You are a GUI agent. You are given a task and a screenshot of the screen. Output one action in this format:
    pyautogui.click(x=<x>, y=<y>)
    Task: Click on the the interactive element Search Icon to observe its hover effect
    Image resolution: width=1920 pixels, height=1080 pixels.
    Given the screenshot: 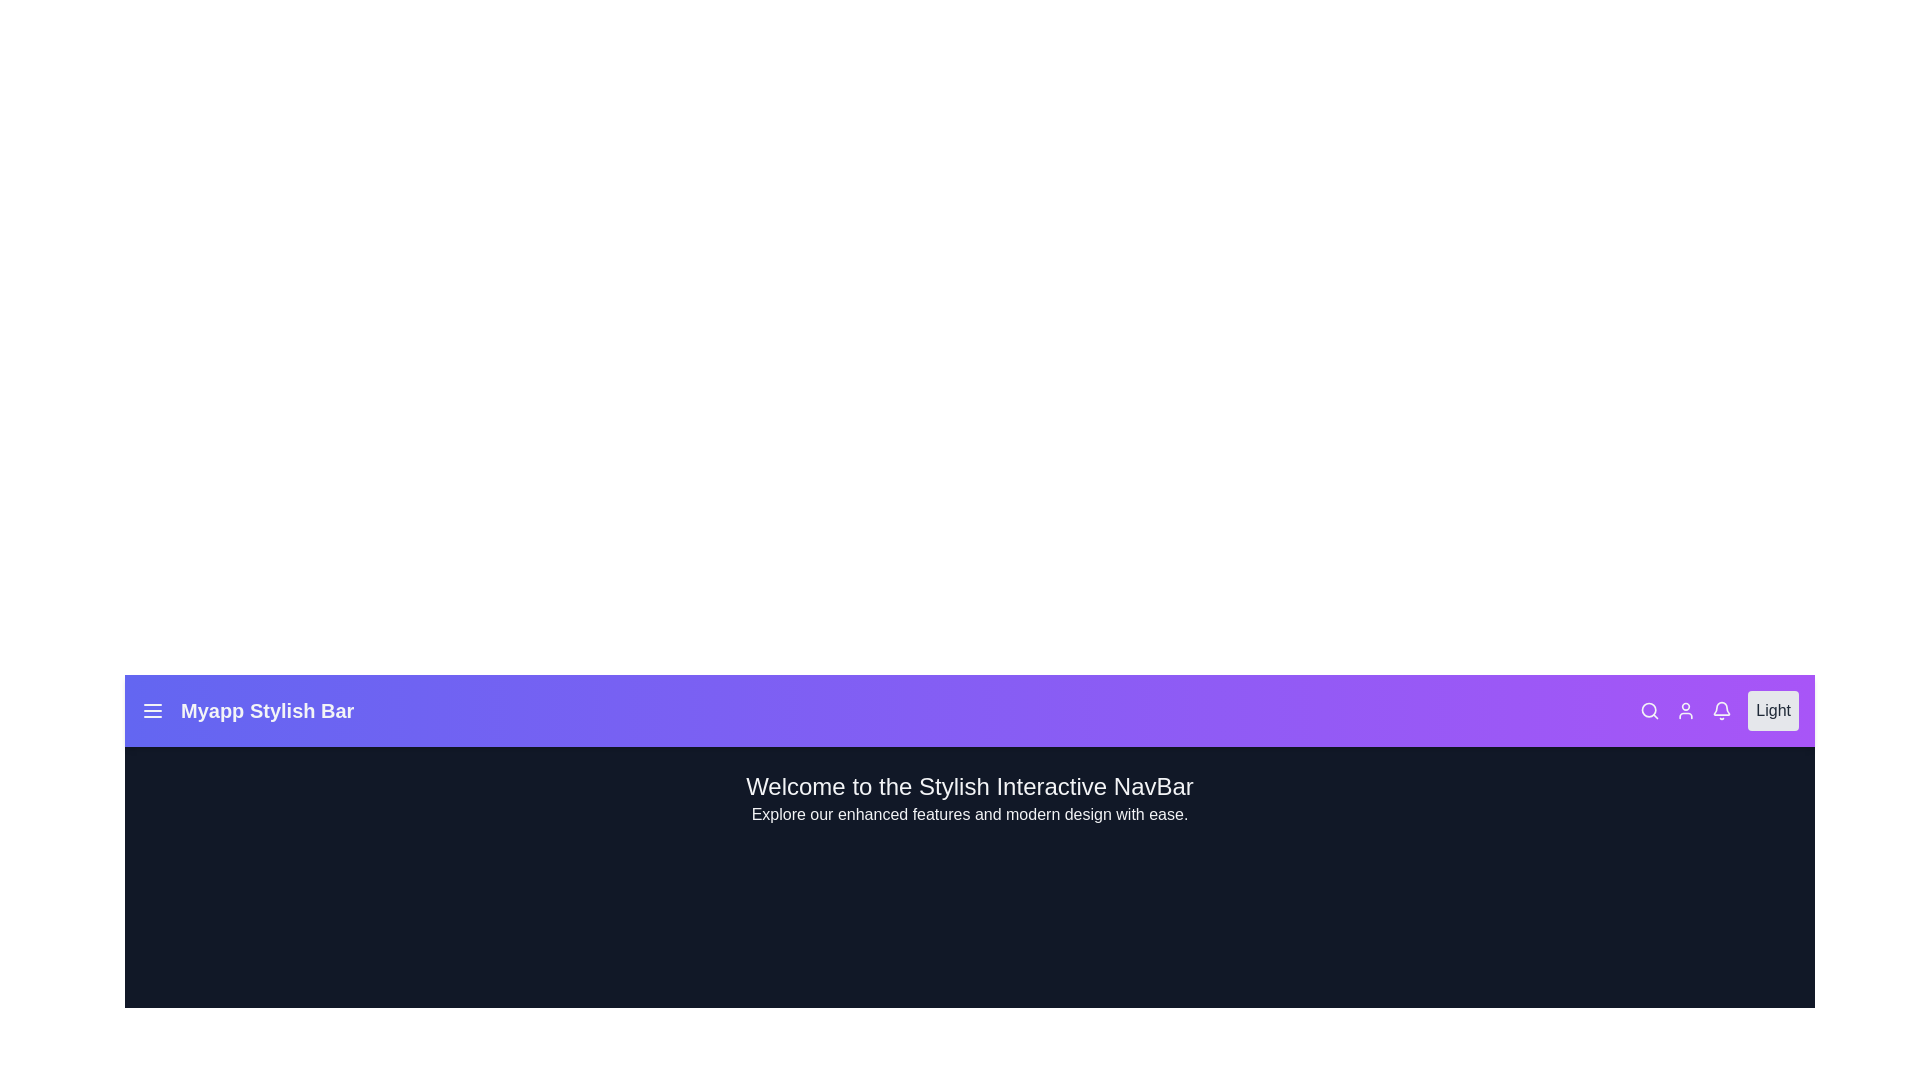 What is the action you would take?
    pyautogui.click(x=1650, y=709)
    